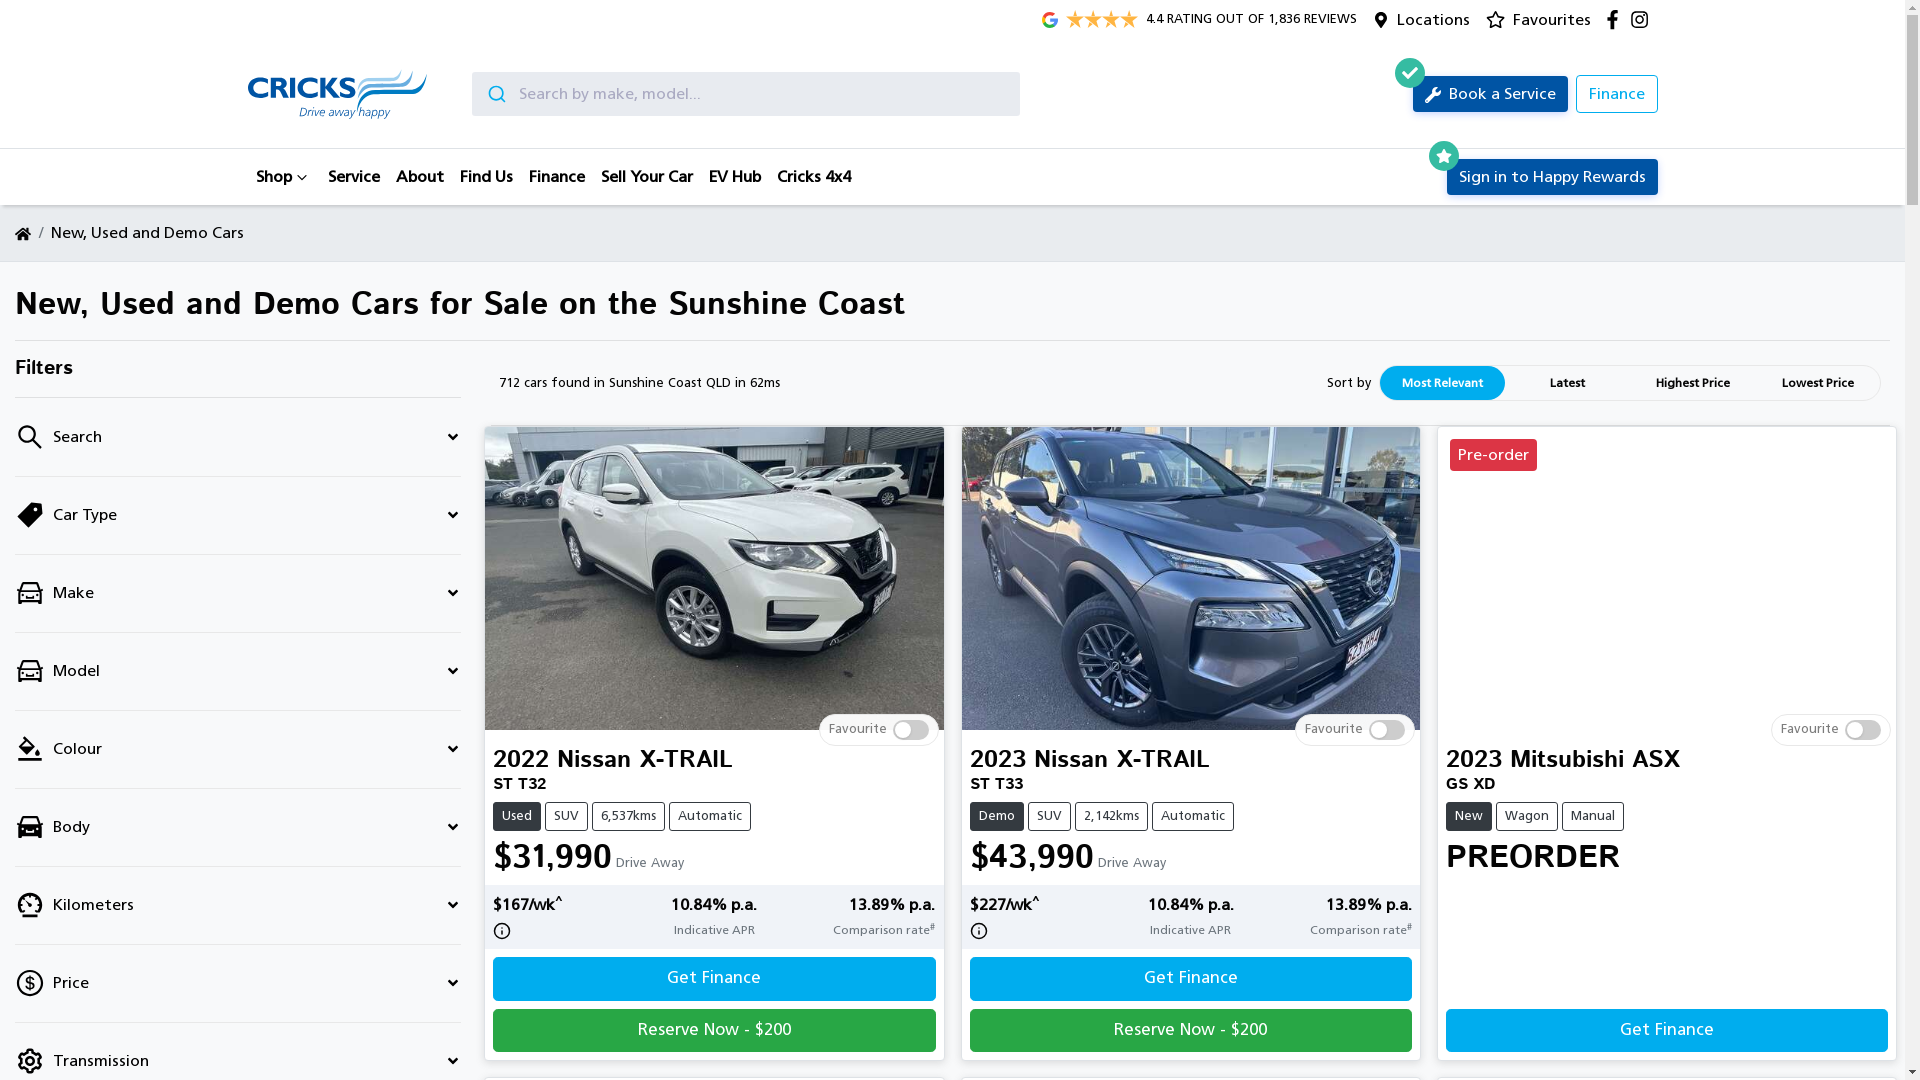  I want to click on 'Kilometers', so click(238, 905).